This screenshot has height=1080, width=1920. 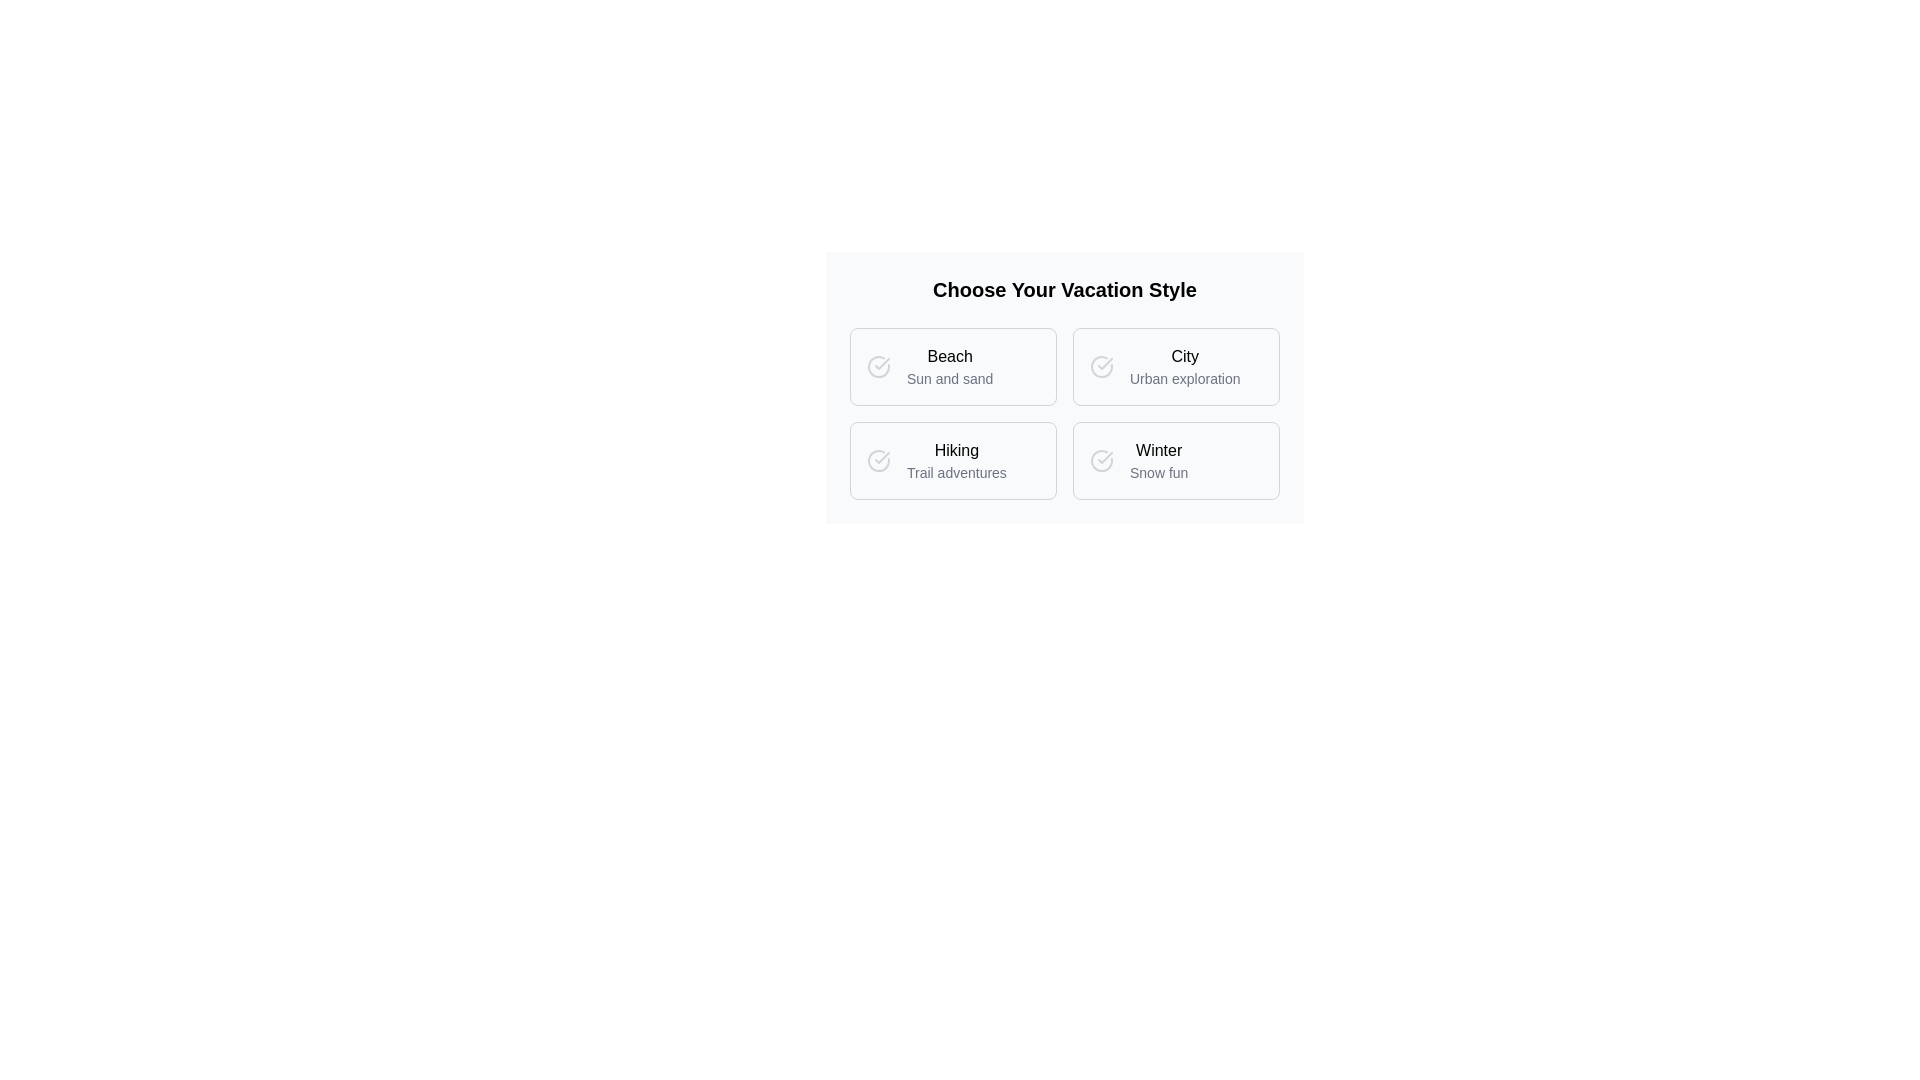 I want to click on the 'Beach' selectable card in the 'Choose Your Vacation Style' section to make this selection, so click(x=952, y=366).